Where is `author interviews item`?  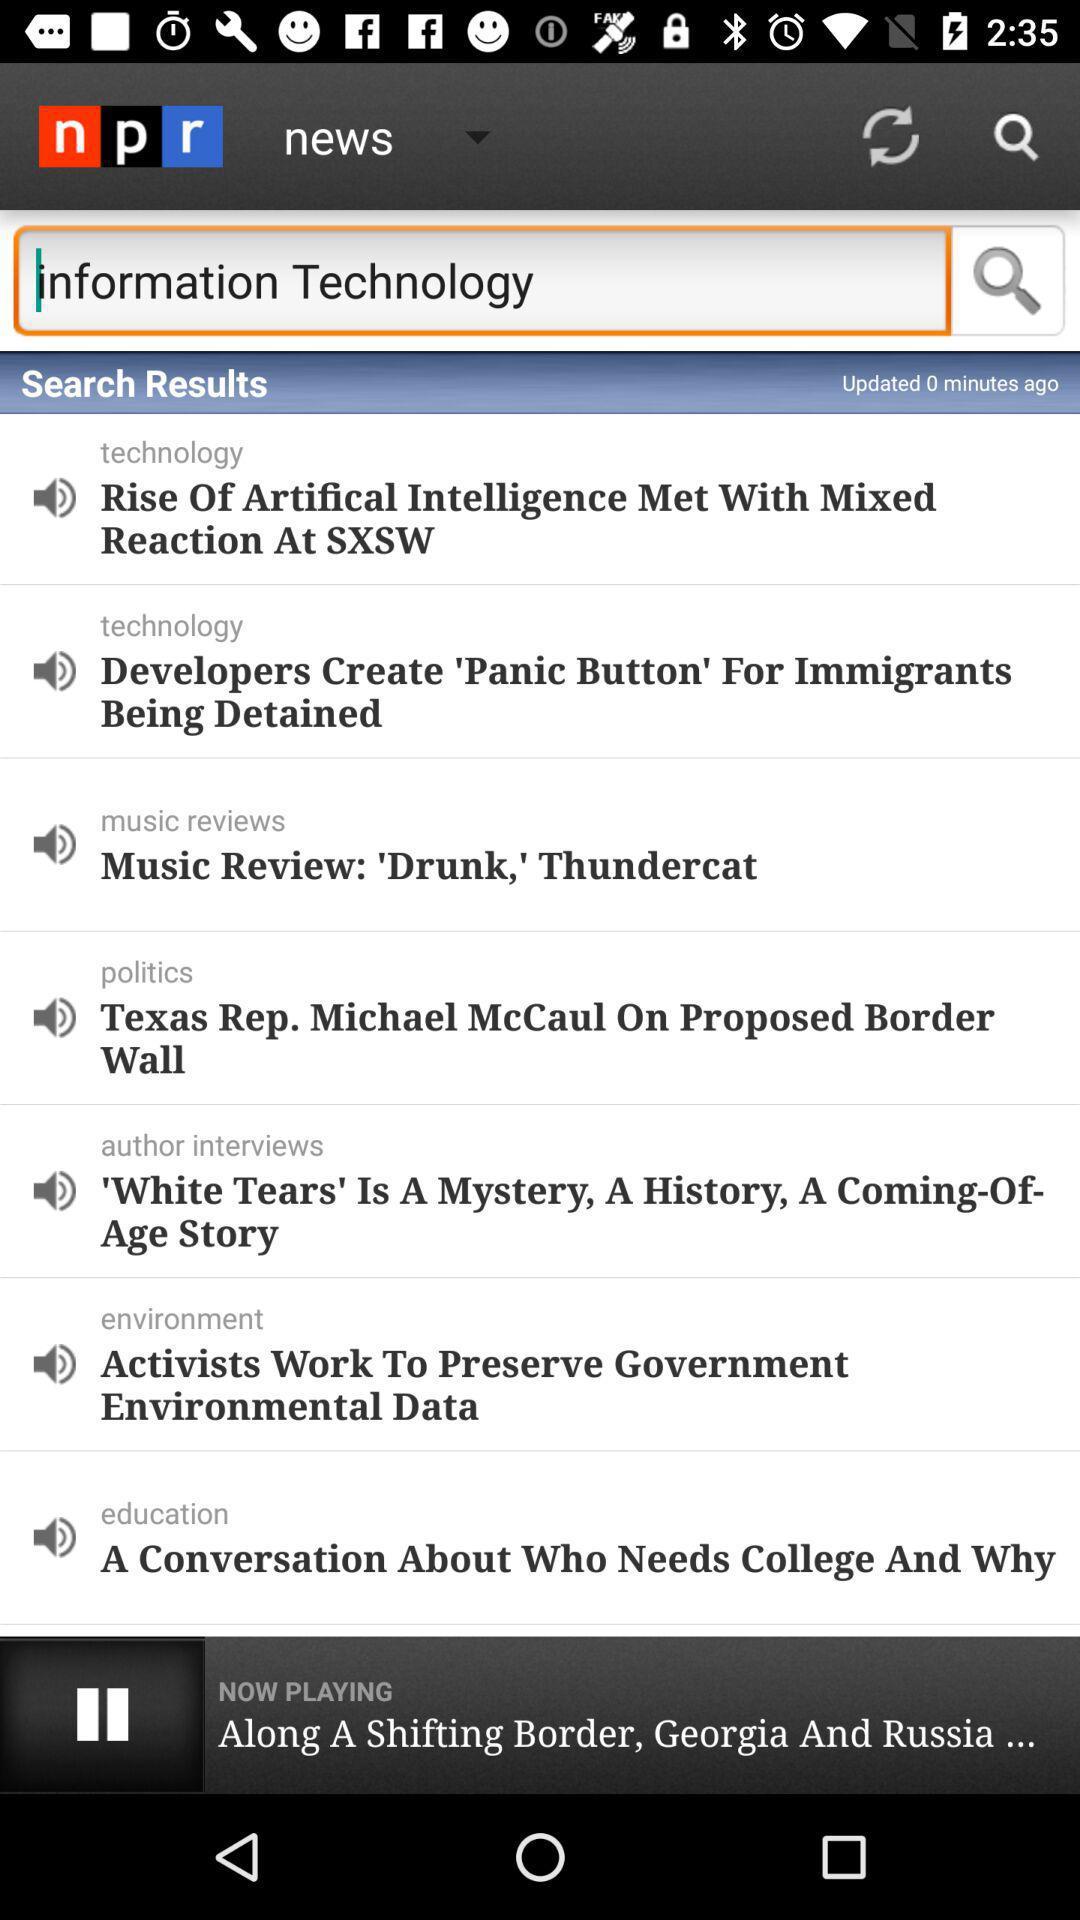
author interviews item is located at coordinates (585, 1144).